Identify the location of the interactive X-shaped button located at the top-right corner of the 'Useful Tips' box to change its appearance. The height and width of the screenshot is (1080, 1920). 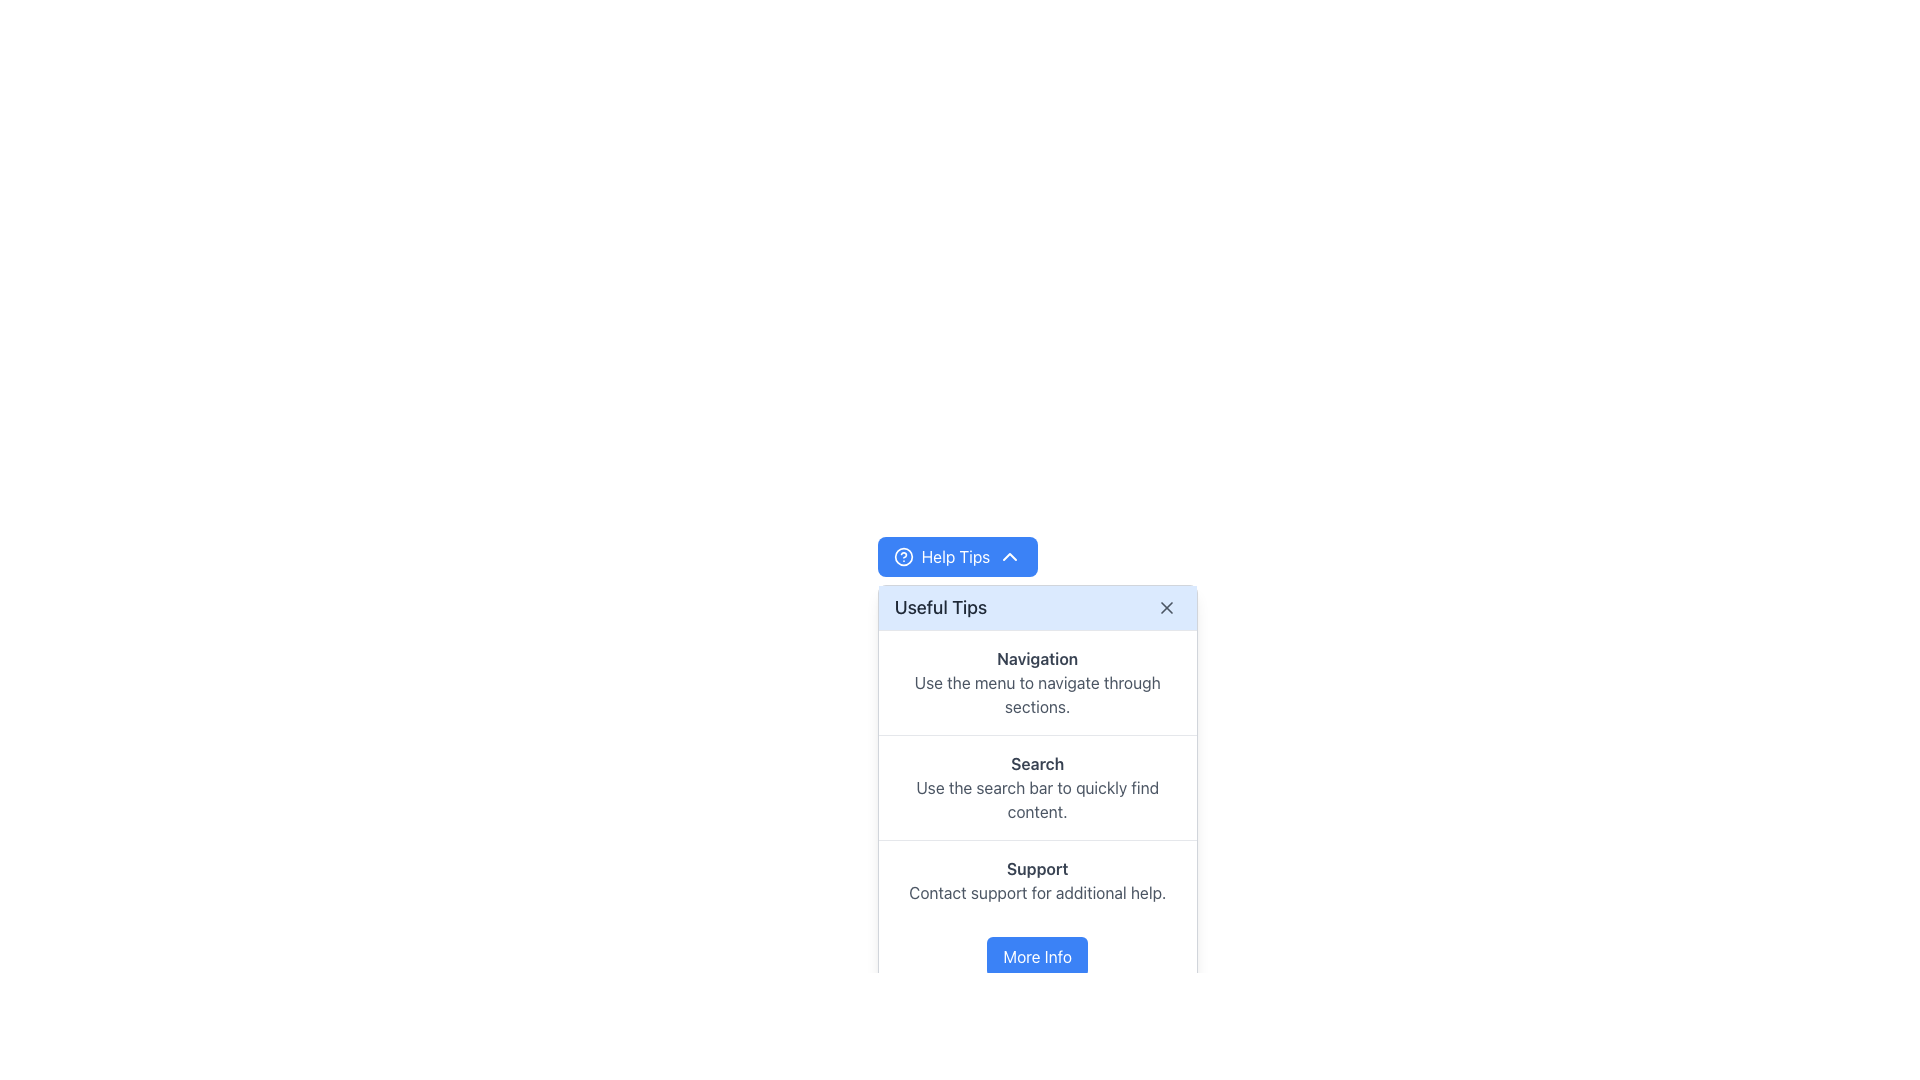
(1166, 607).